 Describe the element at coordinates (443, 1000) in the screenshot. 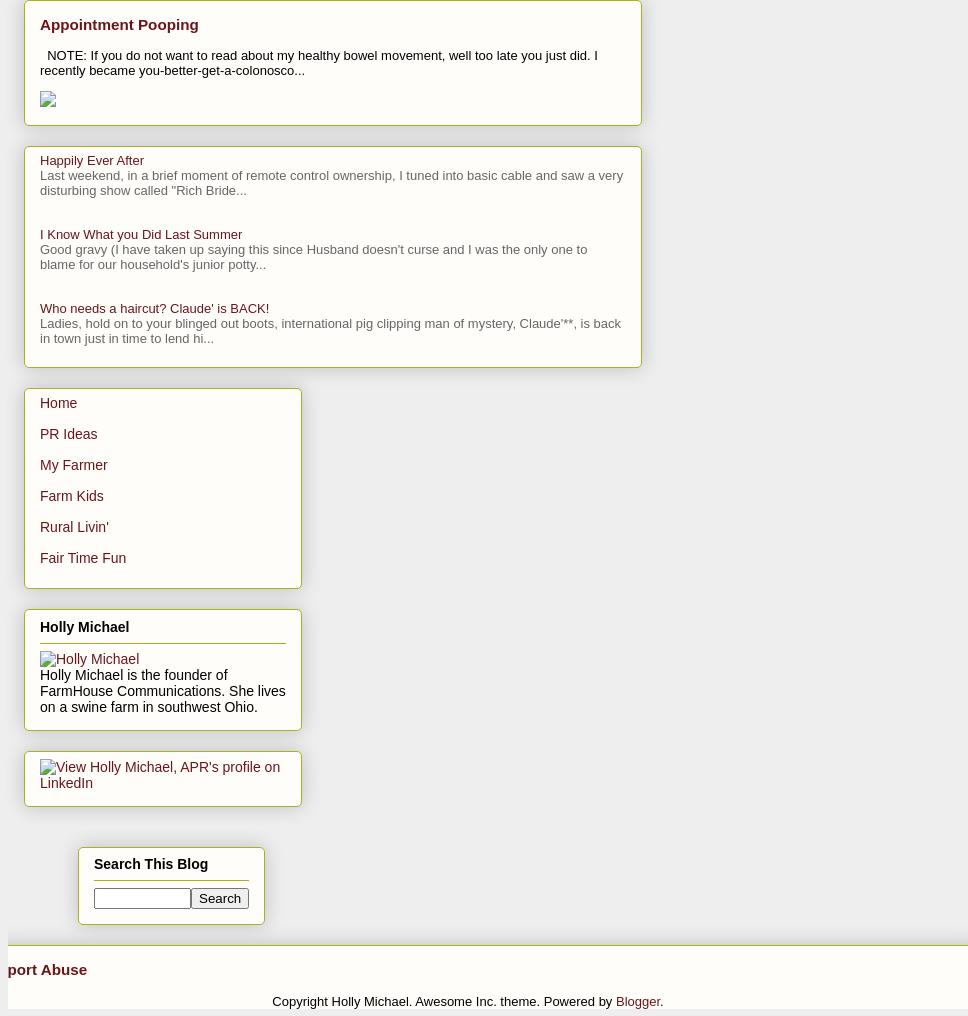

I see `'Copyright Holly Michael. Awesome Inc. theme. Powered by'` at that location.